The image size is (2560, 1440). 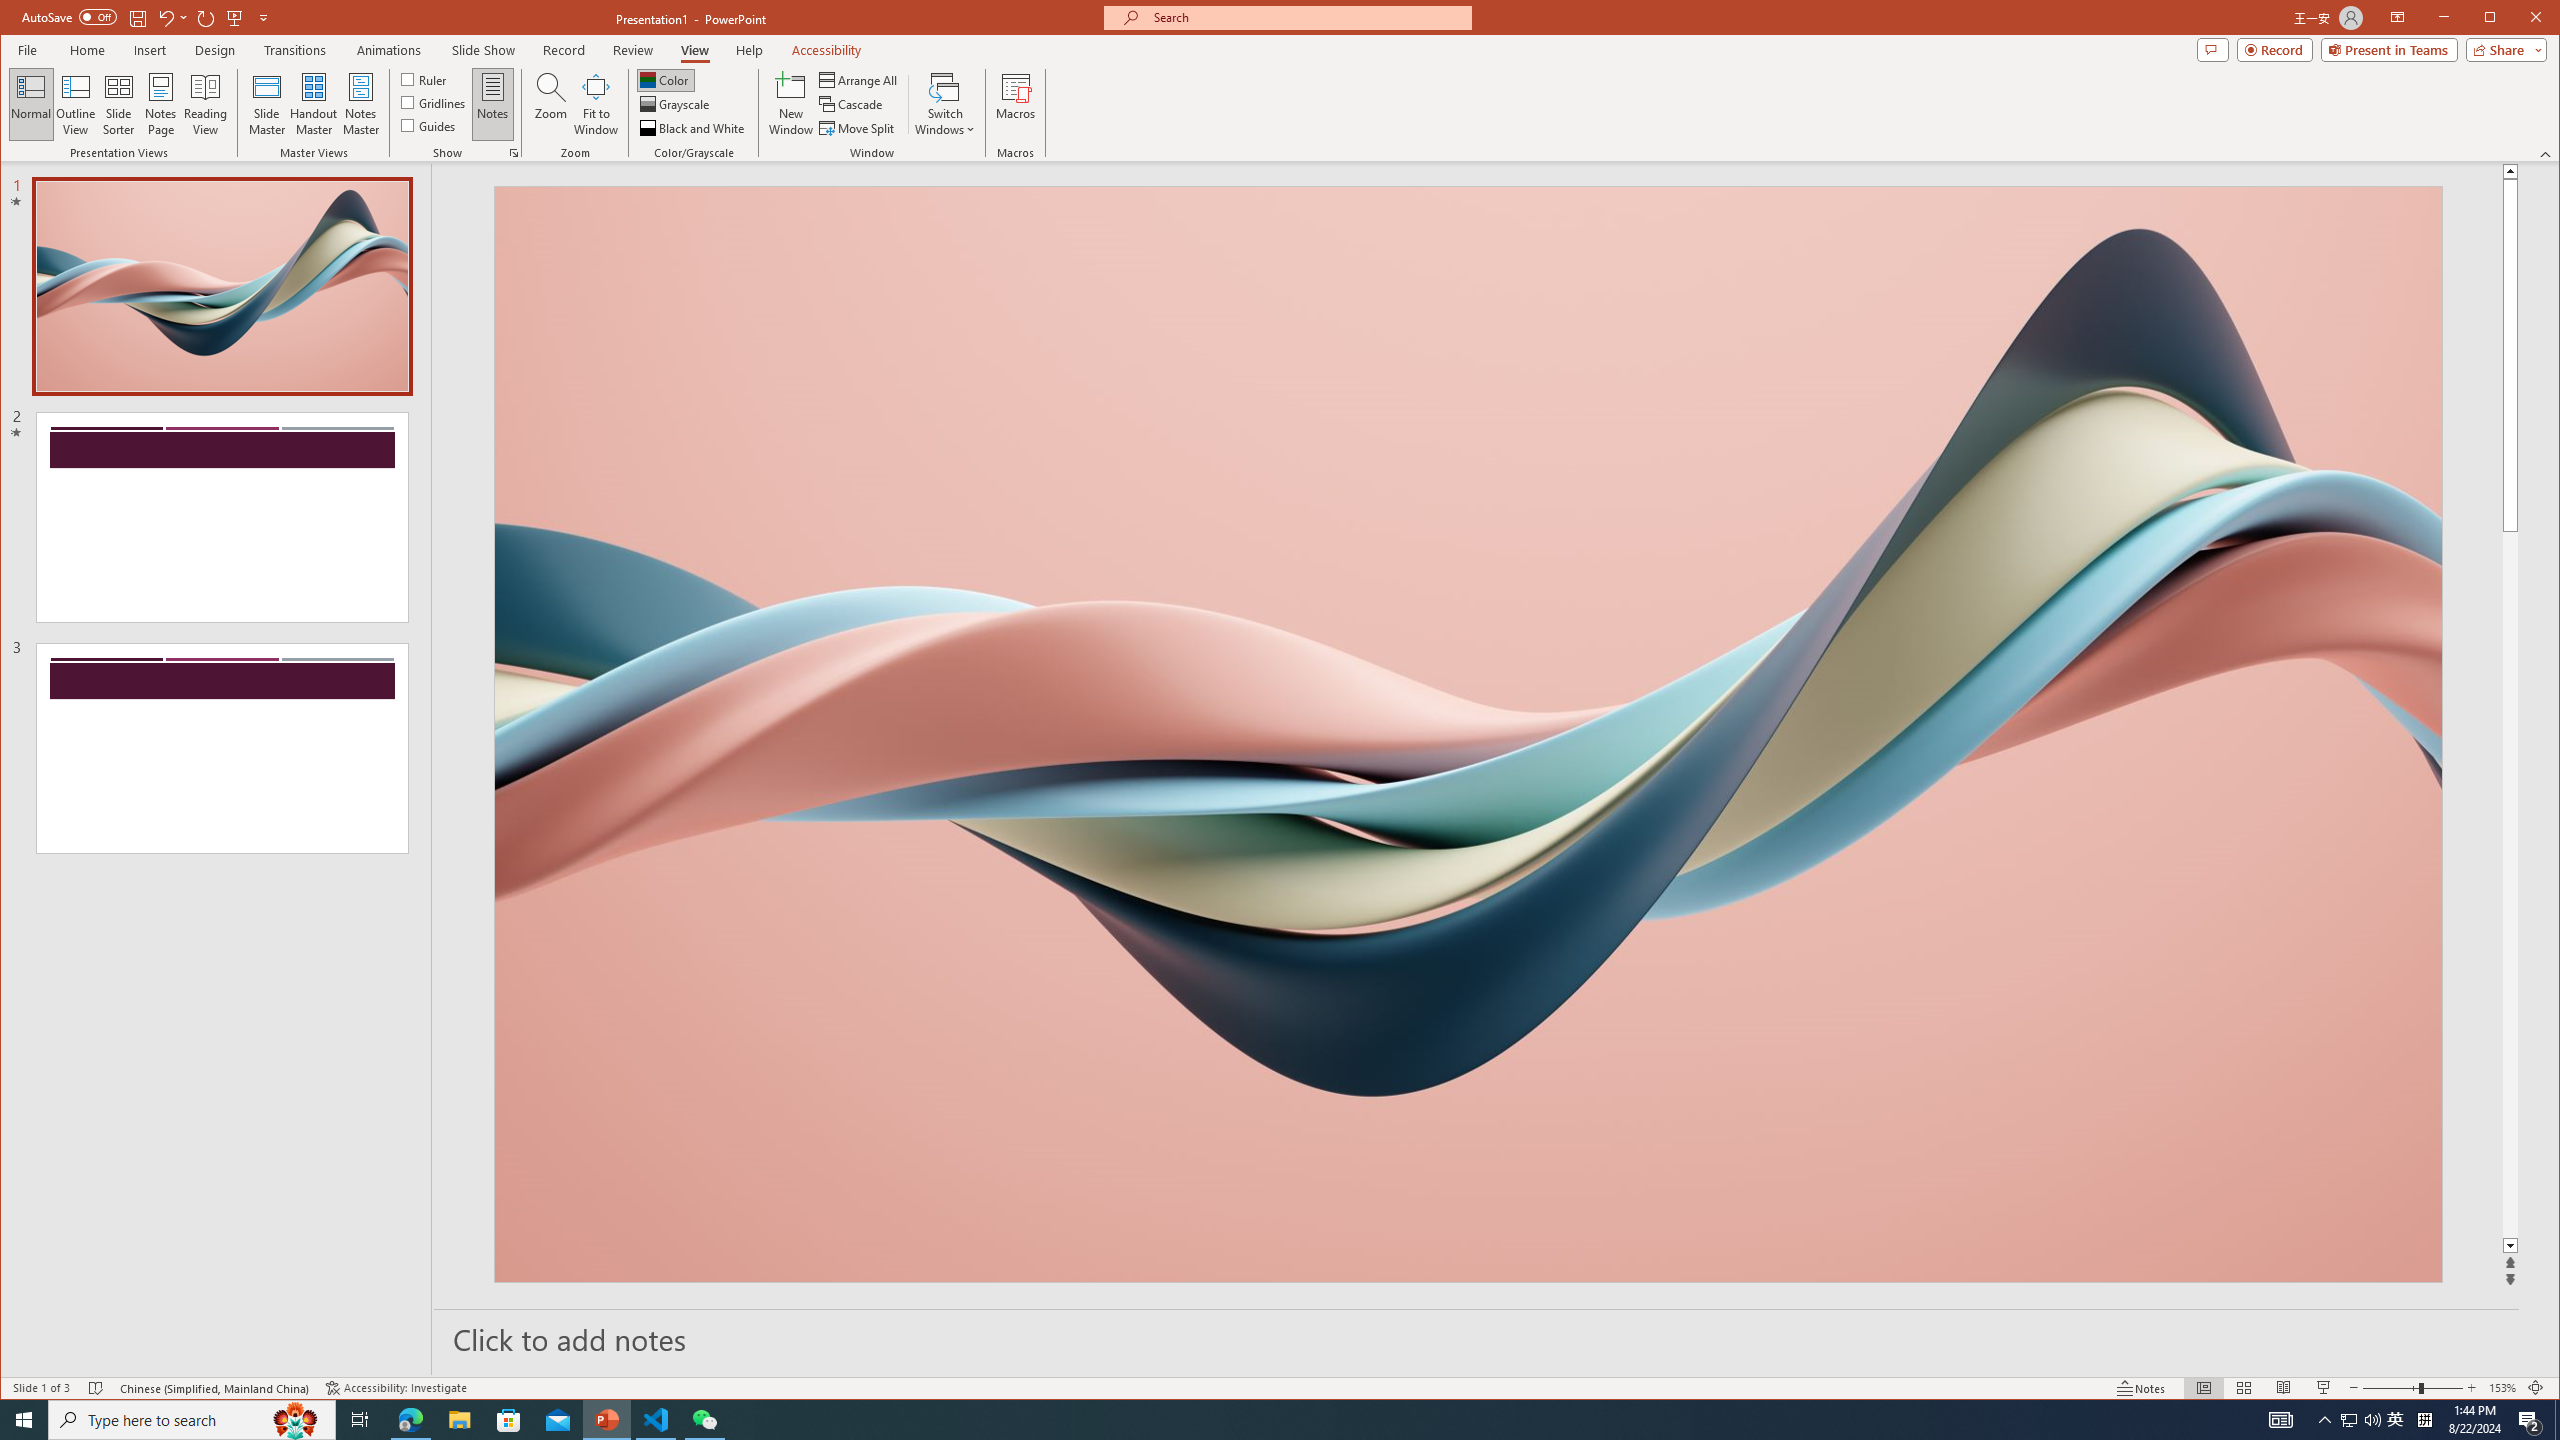 I want to click on 'WeChat - 1 running window', so click(x=705, y=1418).